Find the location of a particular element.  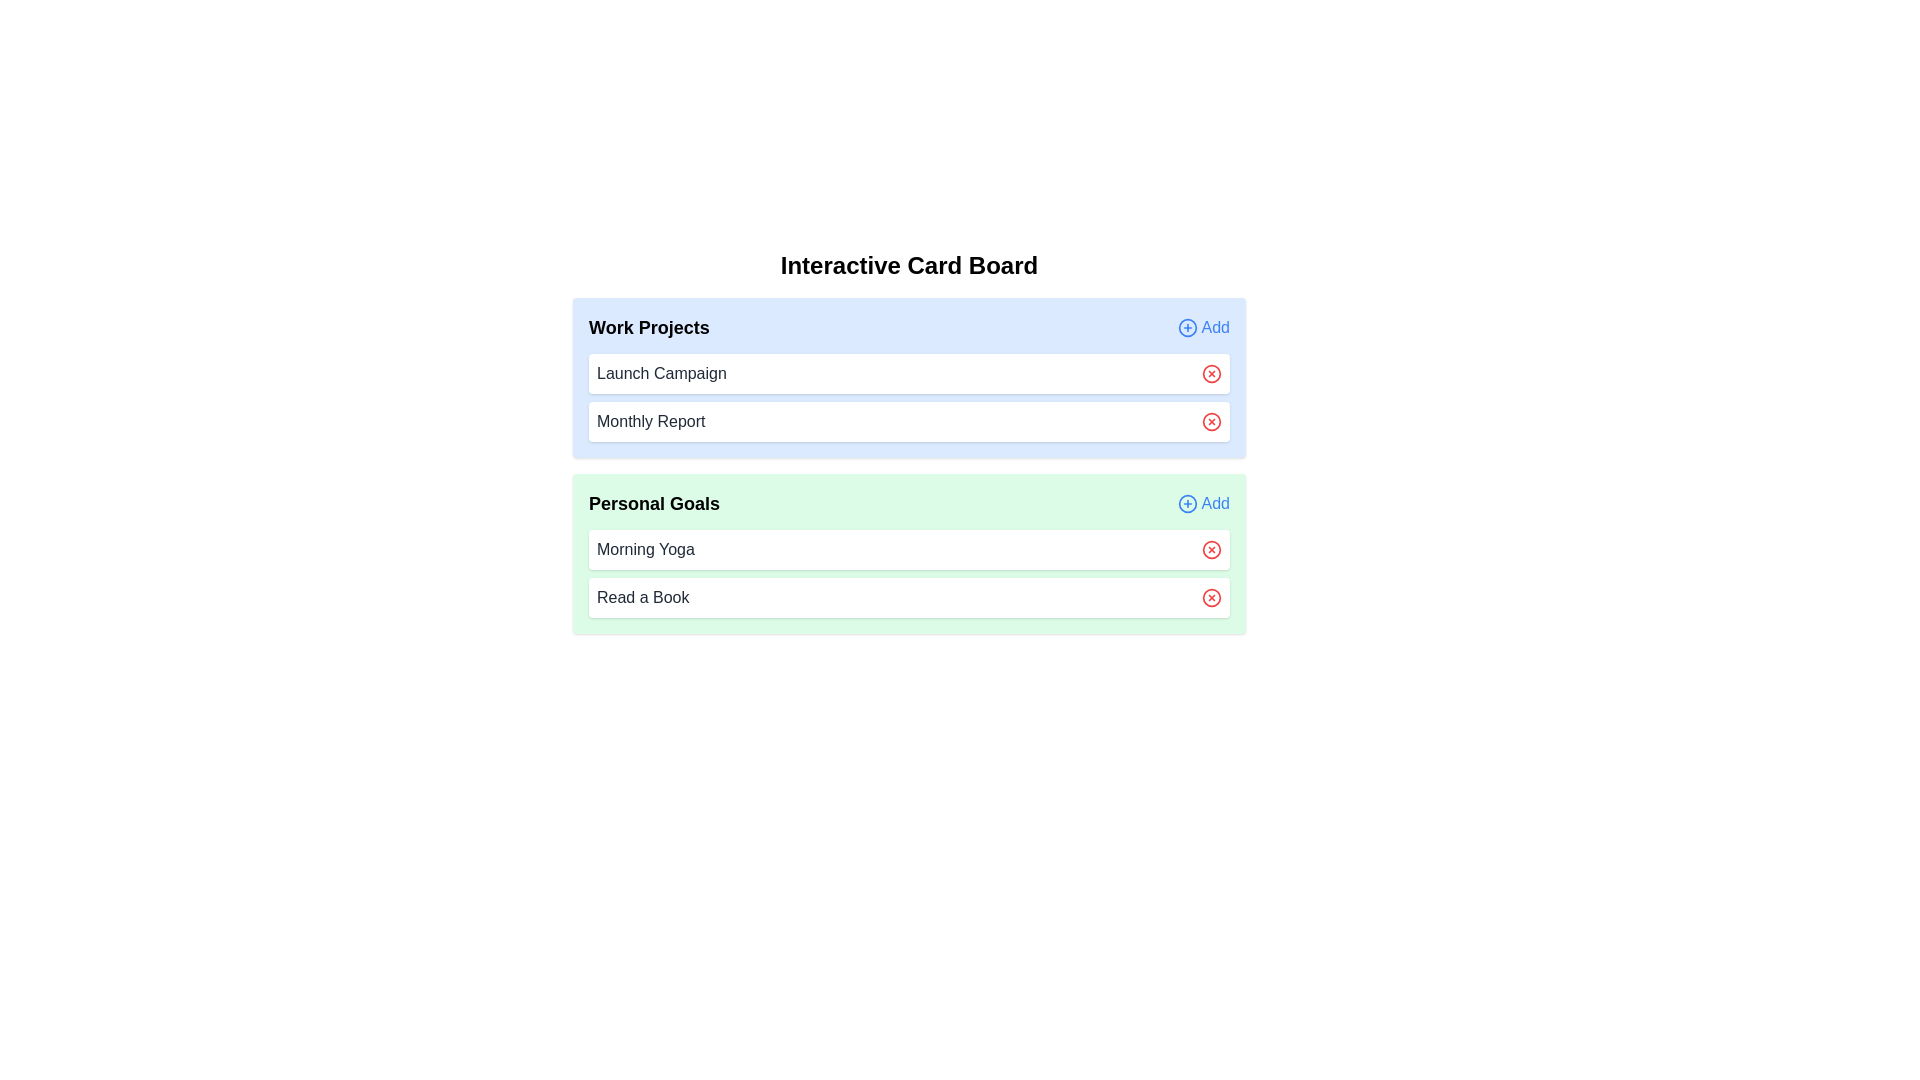

the red 'X' button next to the task 'Monthly Report' in the category 'Work Projects' is located at coordinates (1210, 420).